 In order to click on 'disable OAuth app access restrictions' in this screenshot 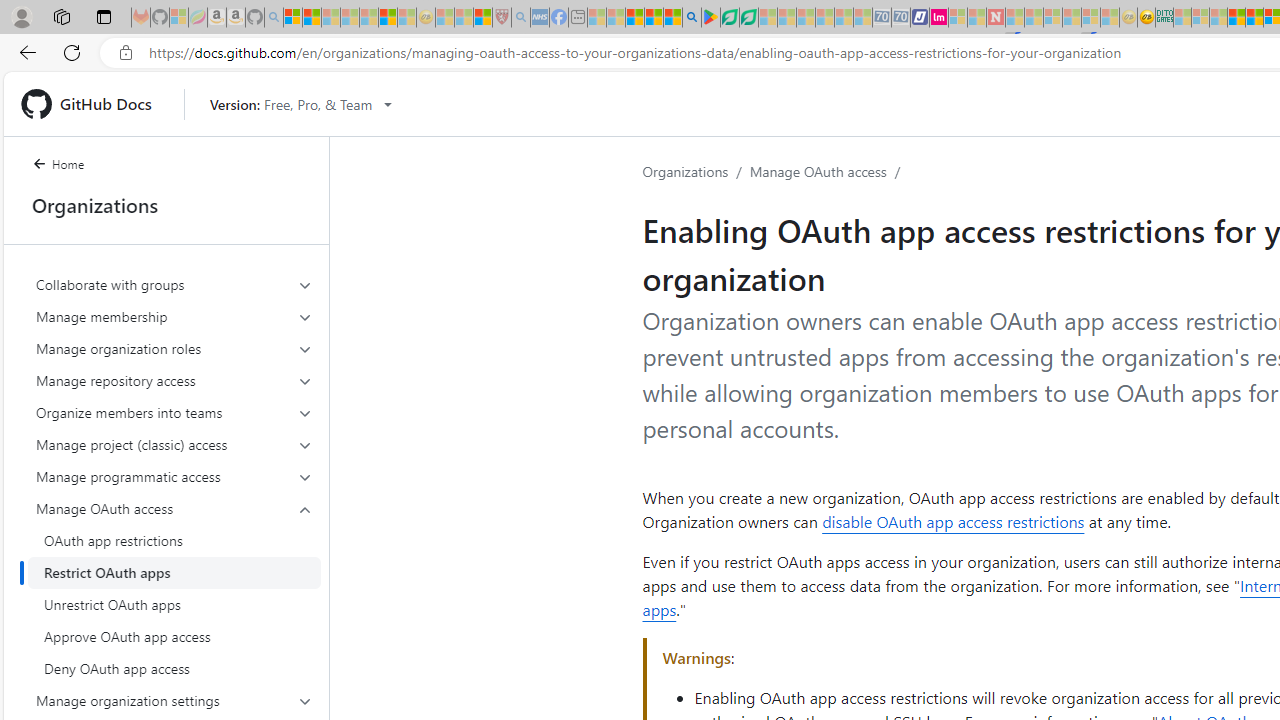, I will do `click(952, 520)`.